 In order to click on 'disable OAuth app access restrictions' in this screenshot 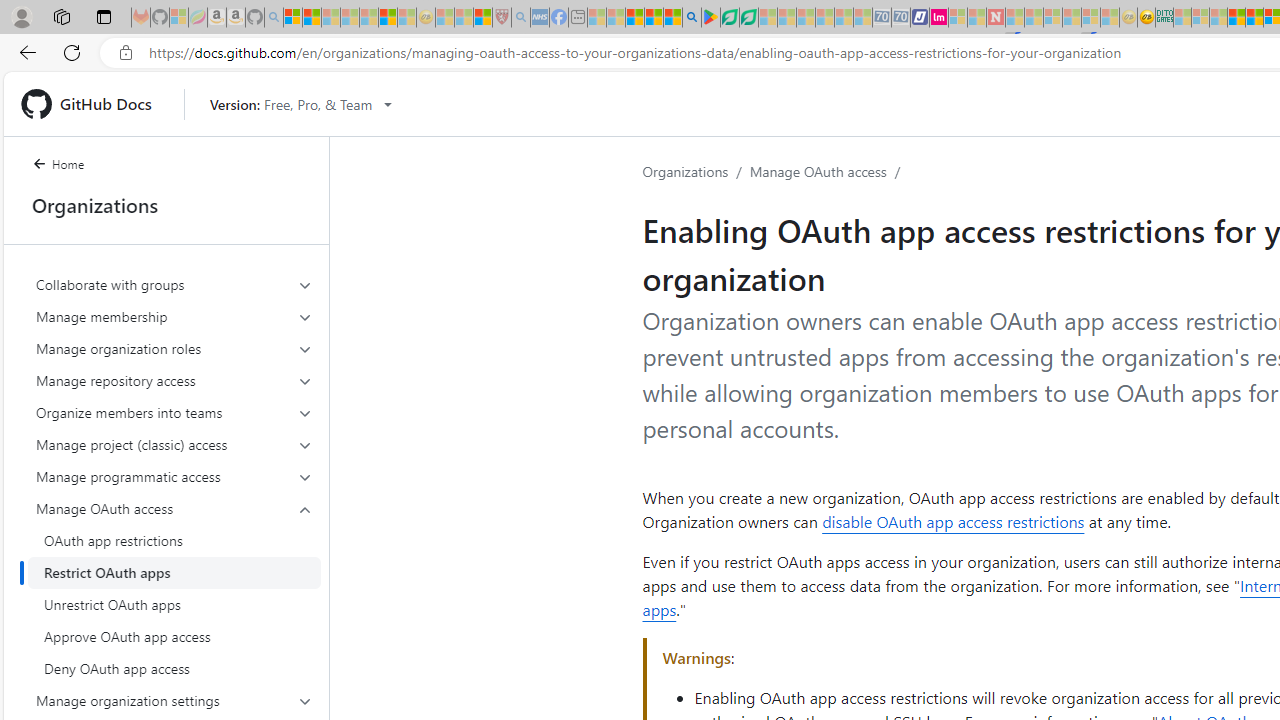, I will do `click(952, 520)`.